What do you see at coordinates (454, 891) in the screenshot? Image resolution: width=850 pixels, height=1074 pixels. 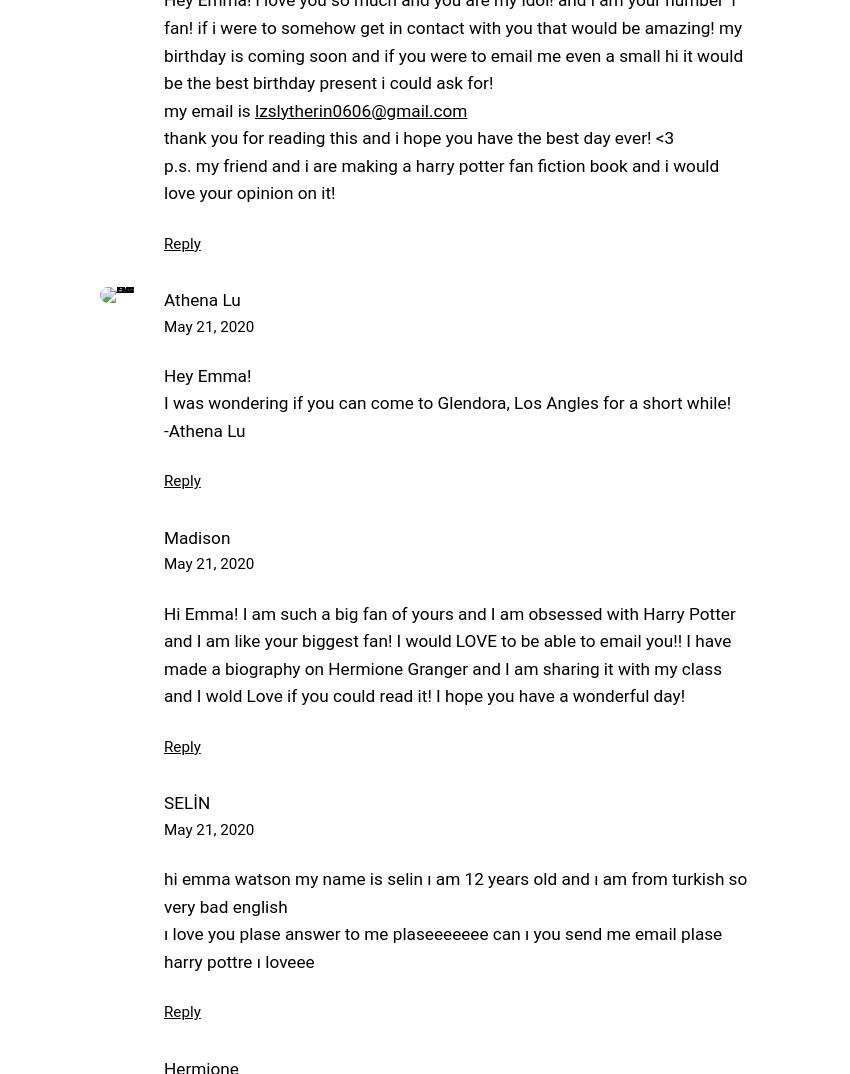 I see `'hi emma watson my name is selin ı am 12 years old and ı am from turkish so very bad english'` at bounding box center [454, 891].